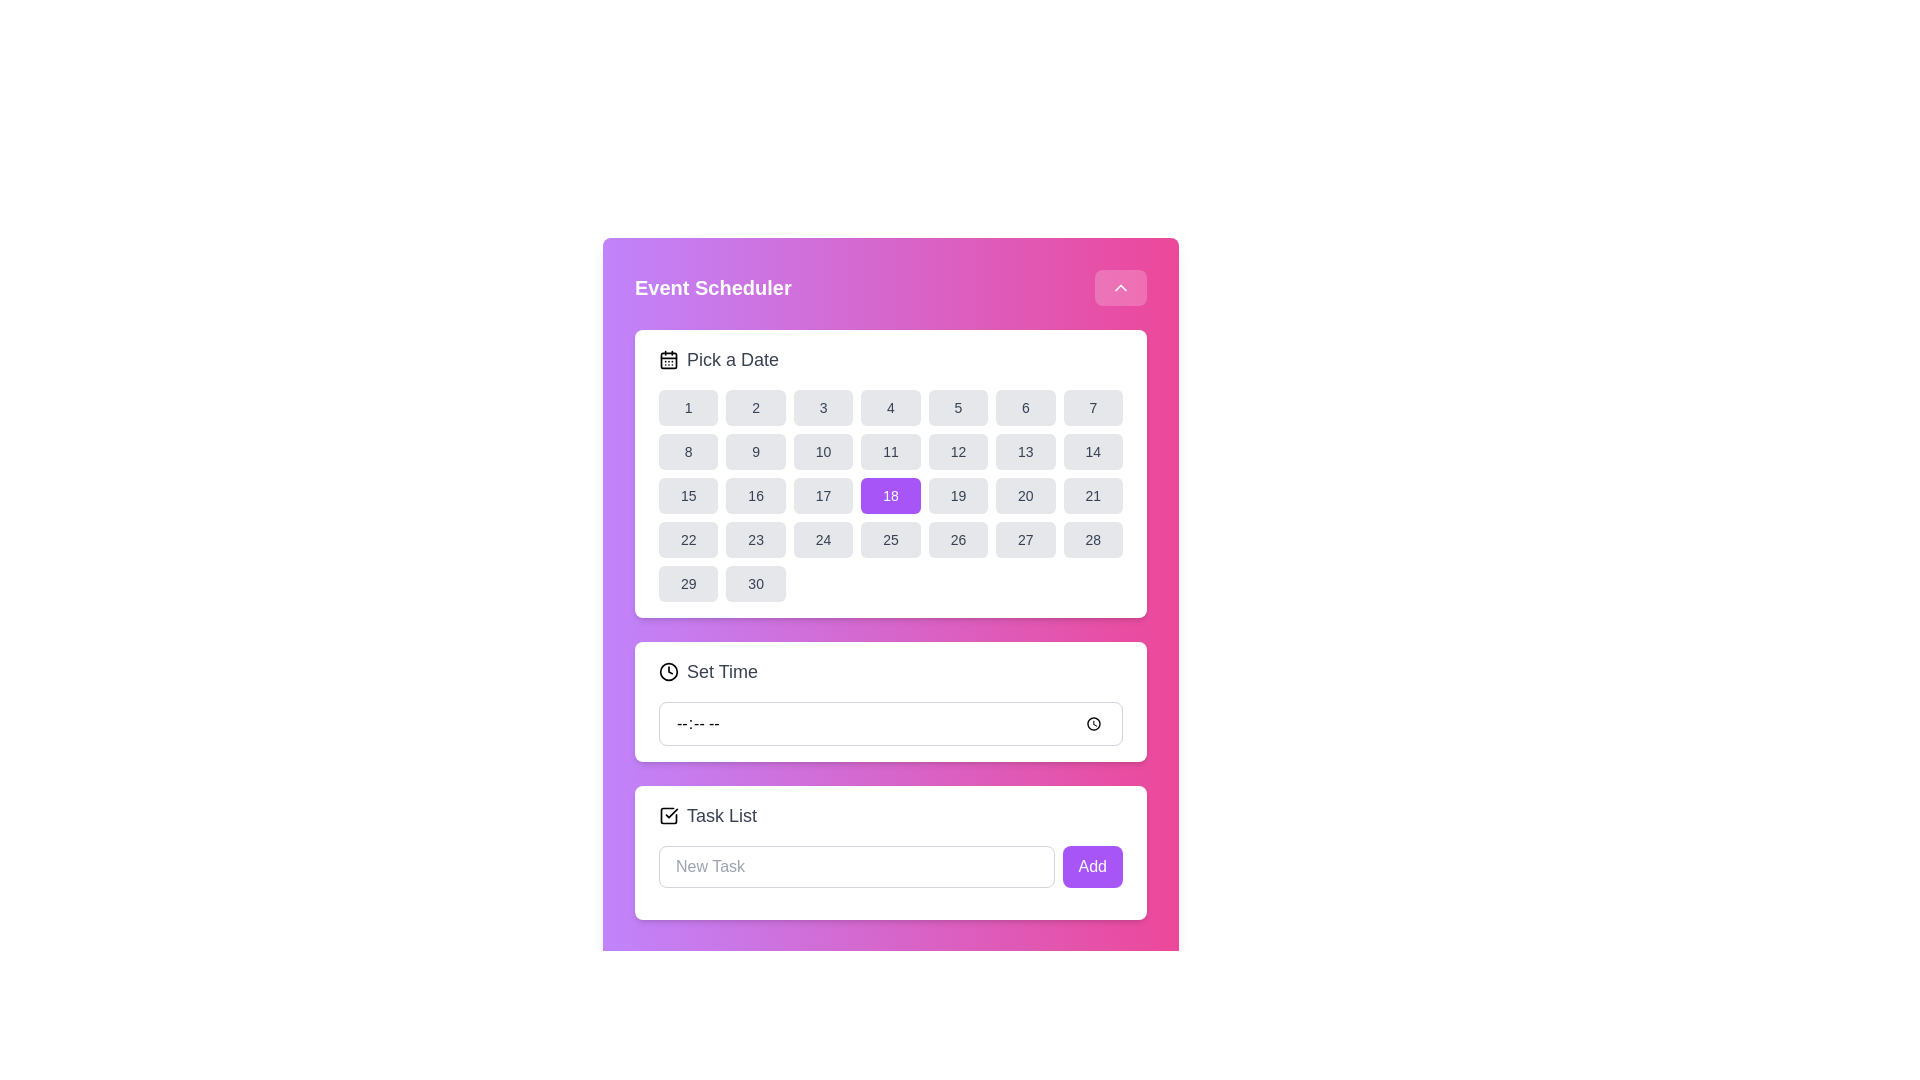 The height and width of the screenshot is (1080, 1920). Describe the element at coordinates (890, 495) in the screenshot. I see `the button labeled '18' with a purple background` at that location.